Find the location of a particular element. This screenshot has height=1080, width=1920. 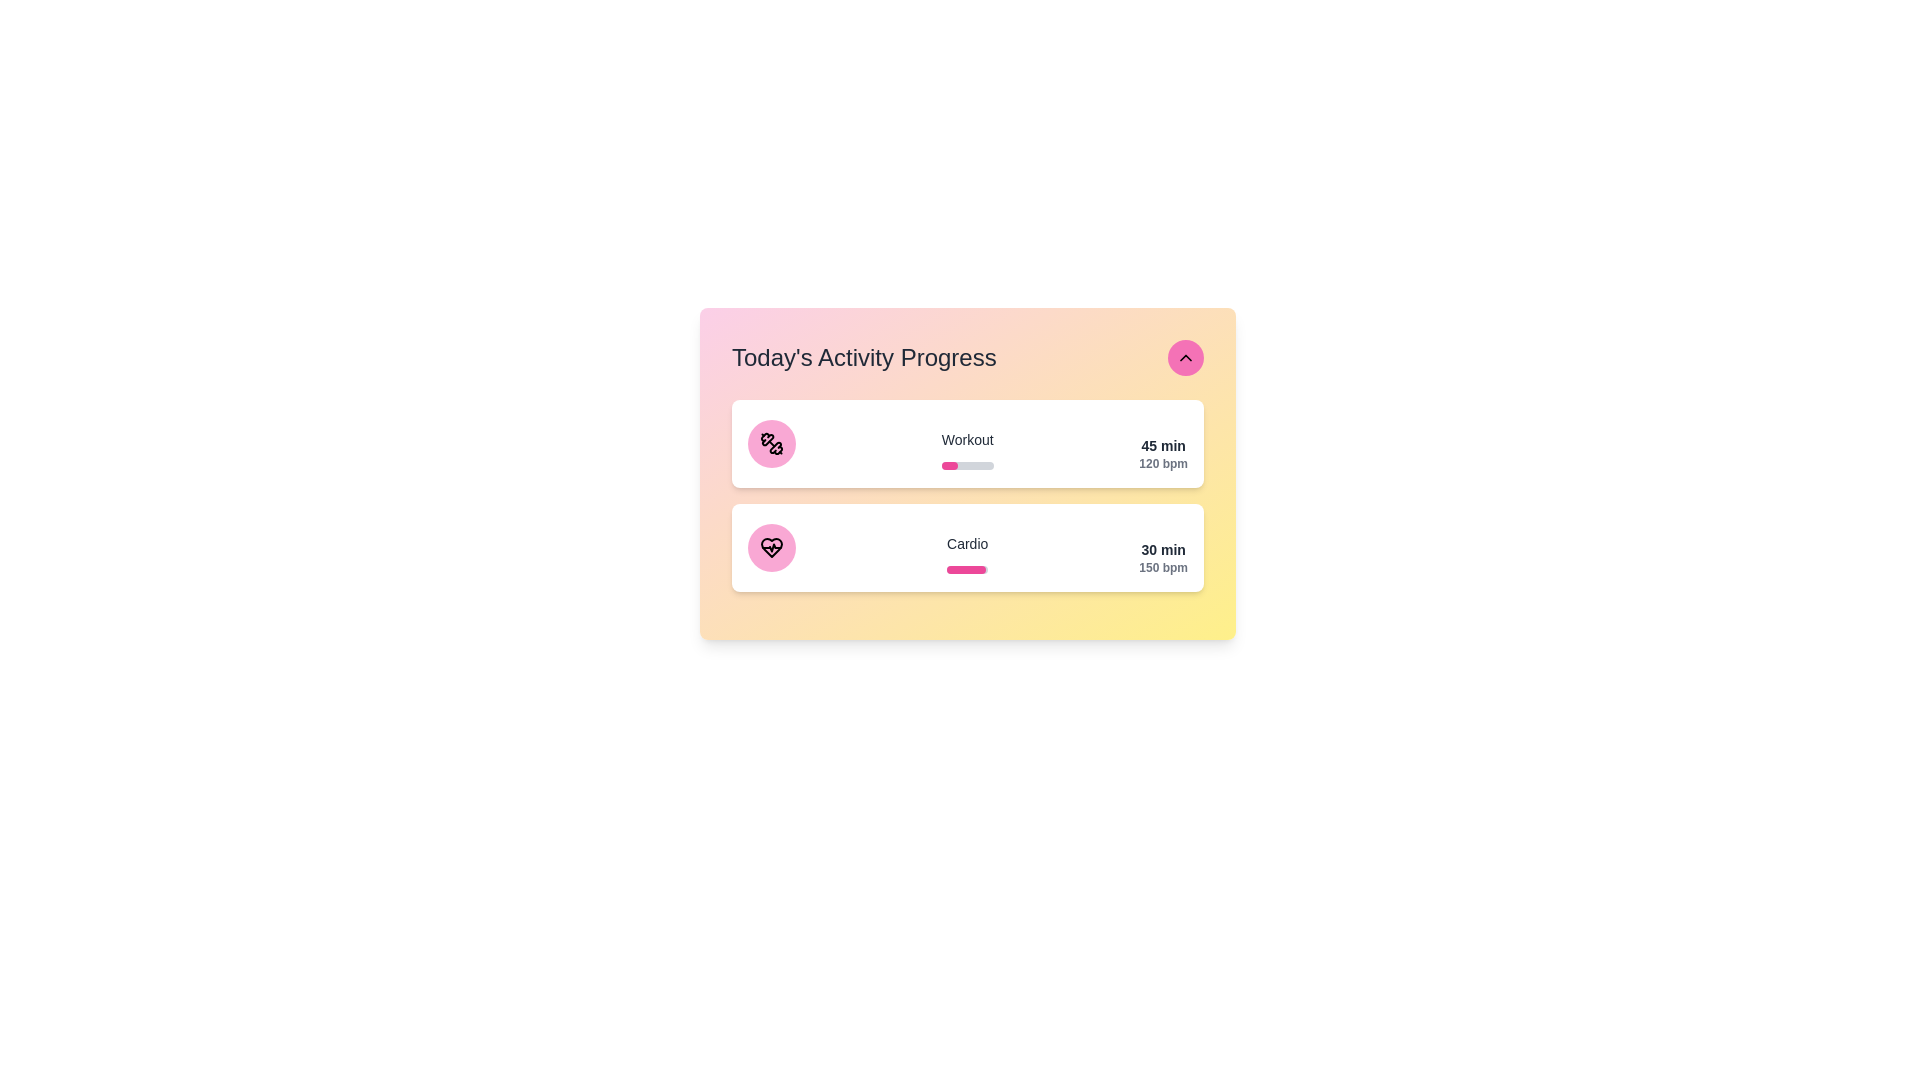

the workout activity icon located in the top-left corner of the first row within the 'Today's Activity Progress' section, to the left of the 'Workout' text is located at coordinates (771, 442).